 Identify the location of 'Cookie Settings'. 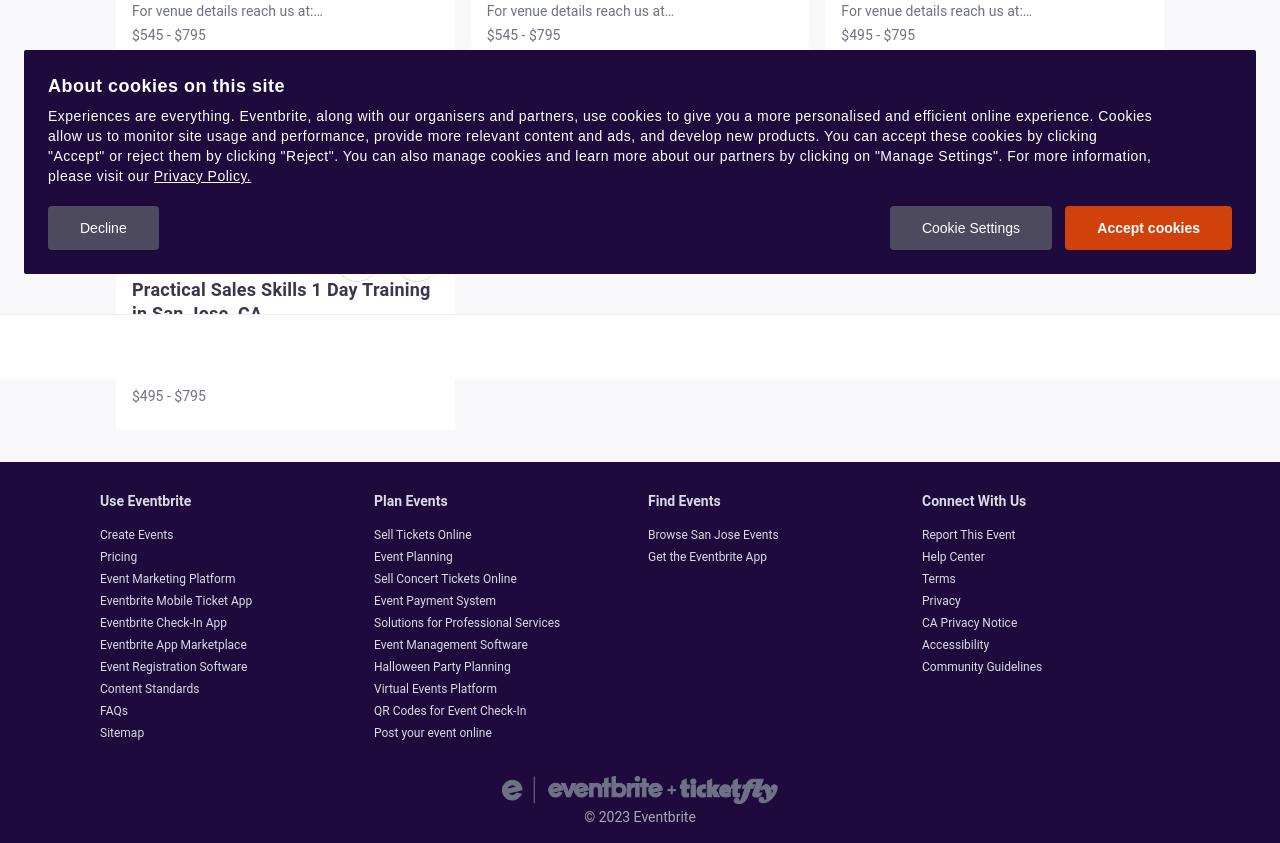
(919, 228).